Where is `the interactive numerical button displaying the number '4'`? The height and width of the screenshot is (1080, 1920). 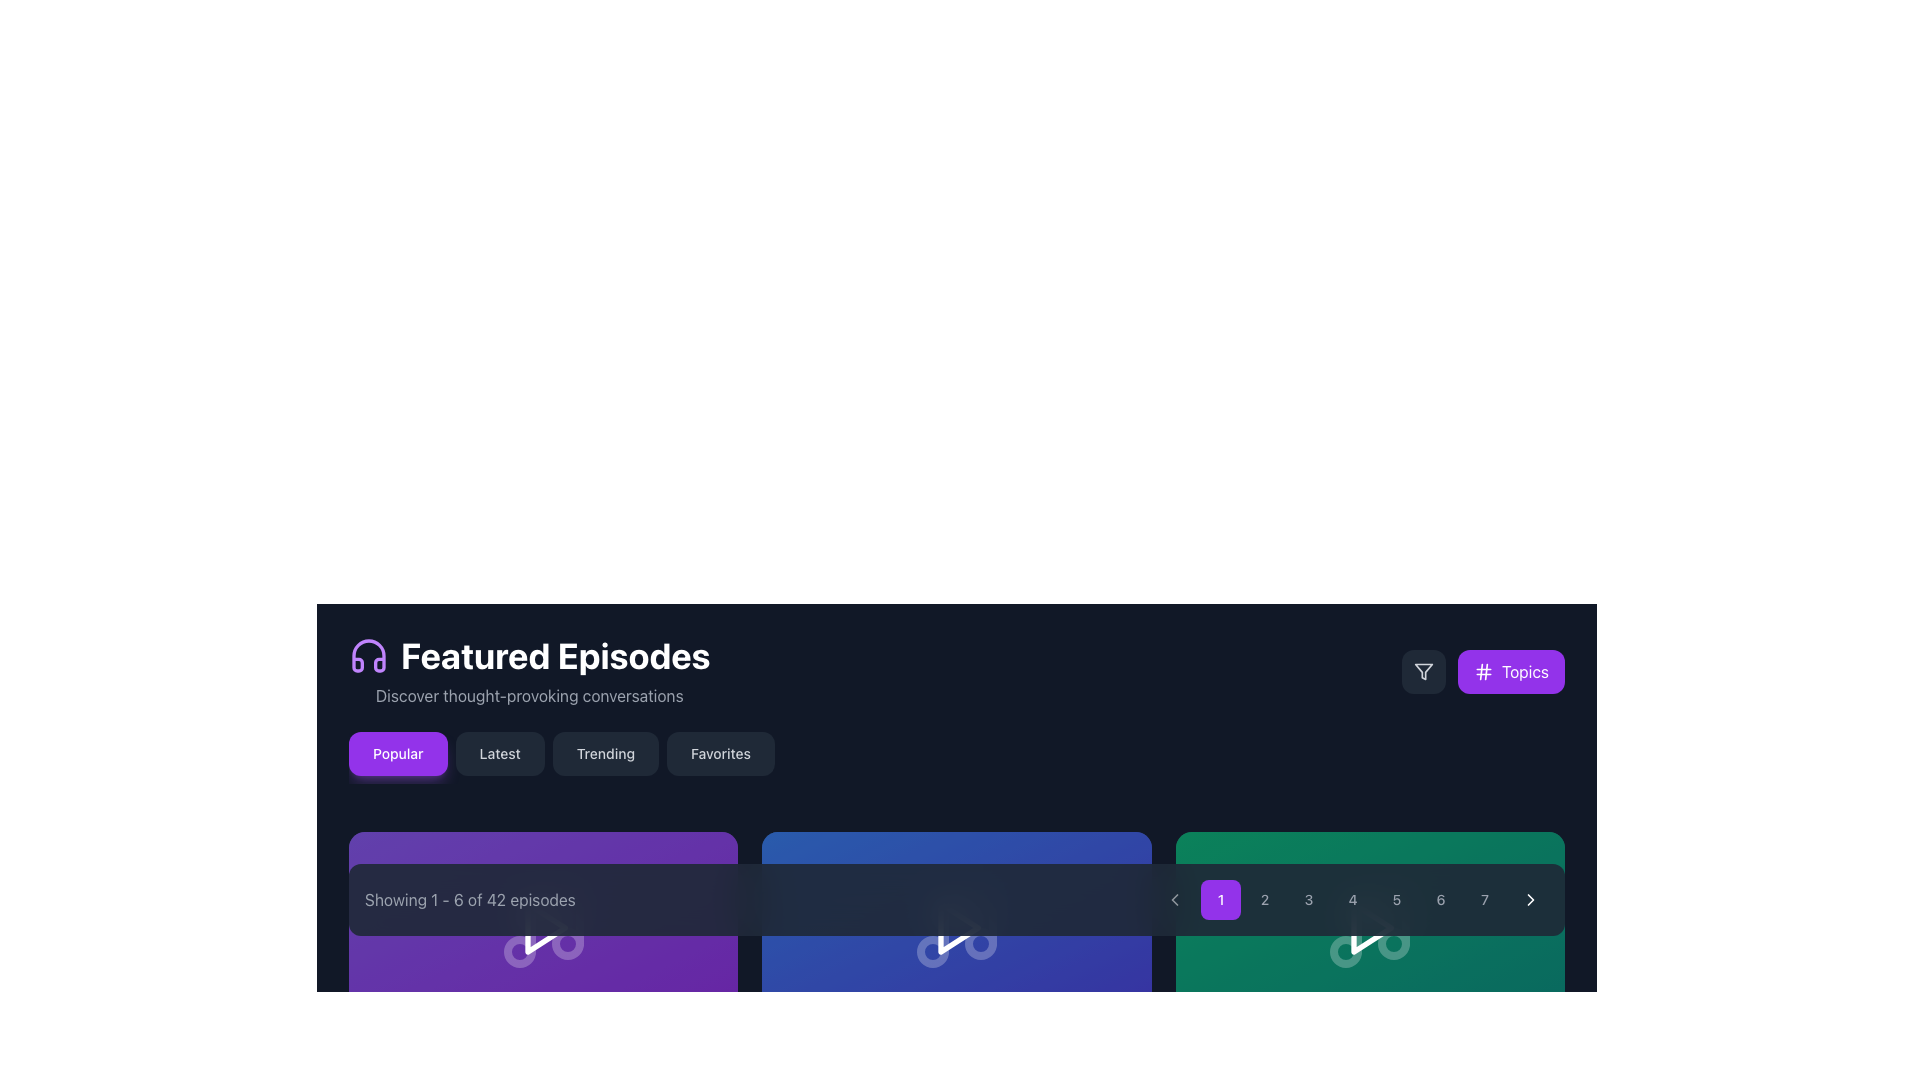
the interactive numerical button displaying the number '4' is located at coordinates (1353, 898).